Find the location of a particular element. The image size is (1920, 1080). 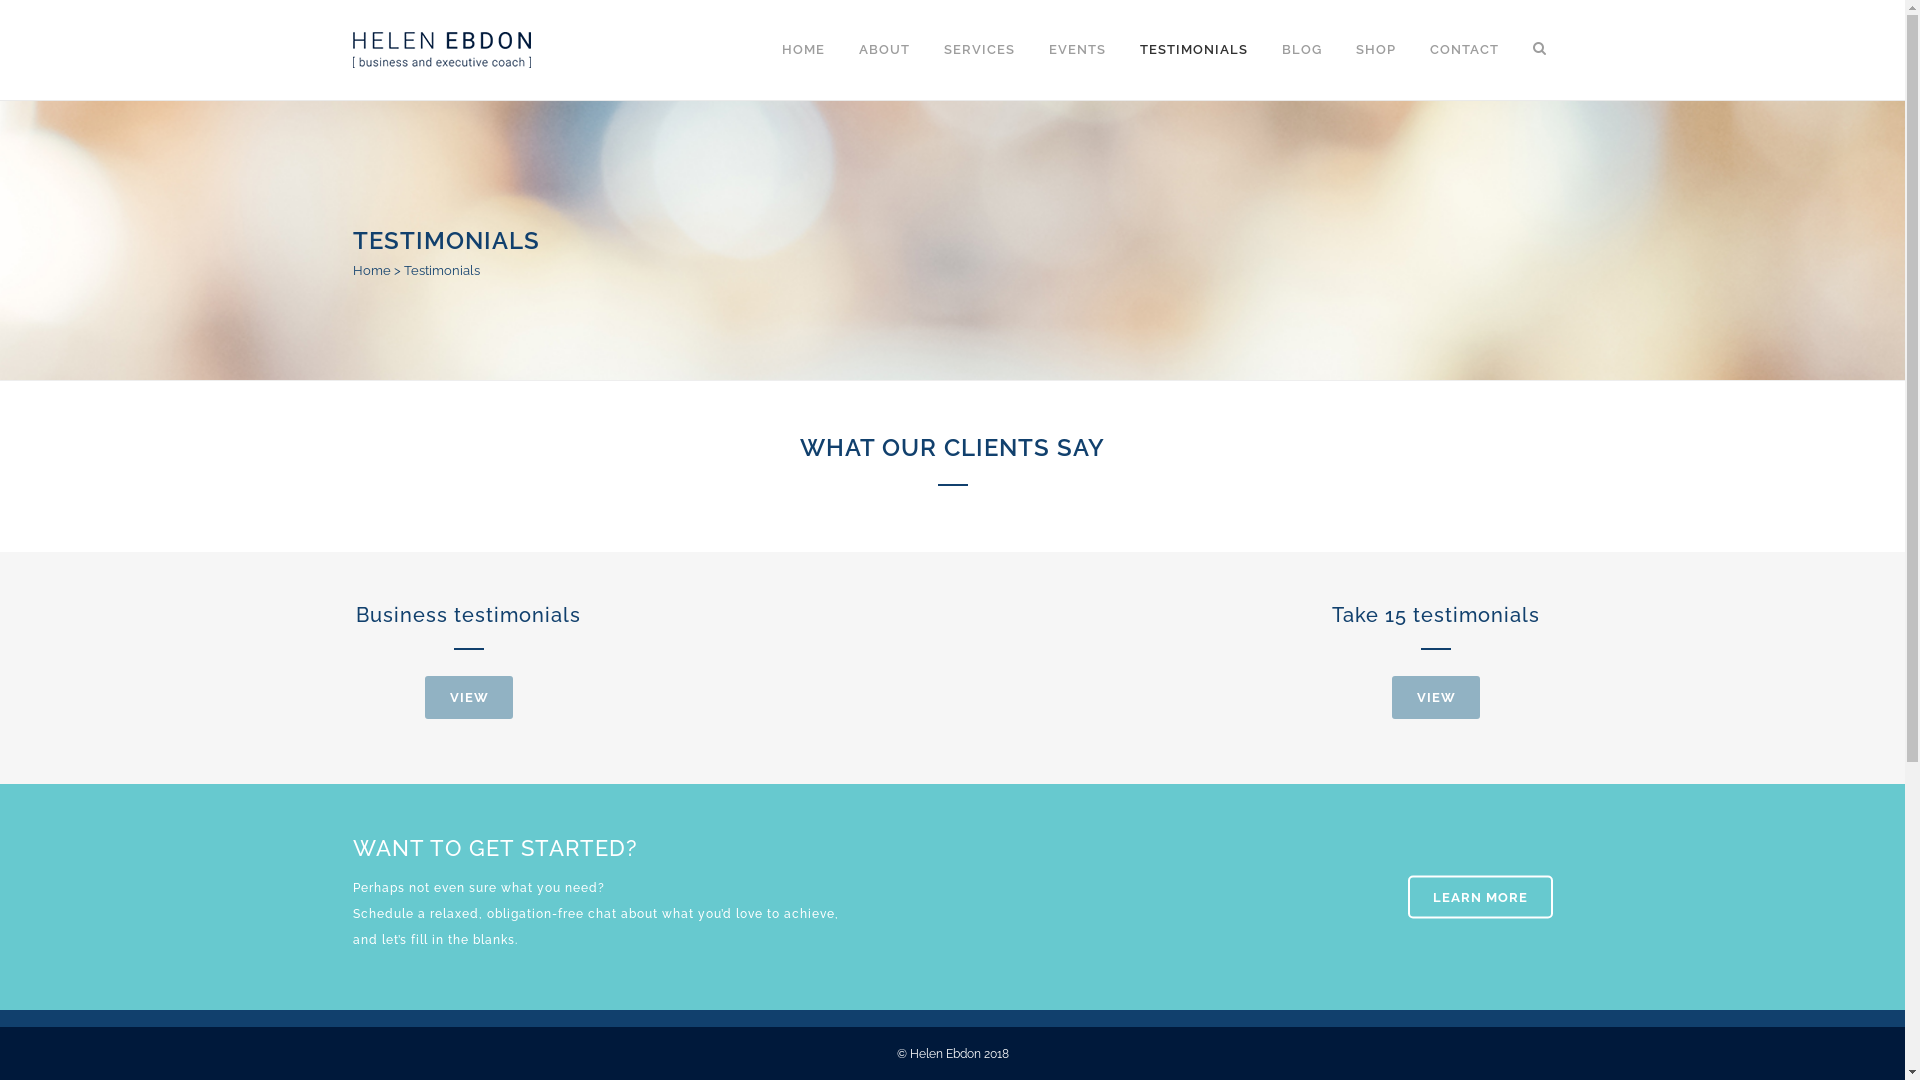

'CONTACT' is located at coordinates (1410, 49).